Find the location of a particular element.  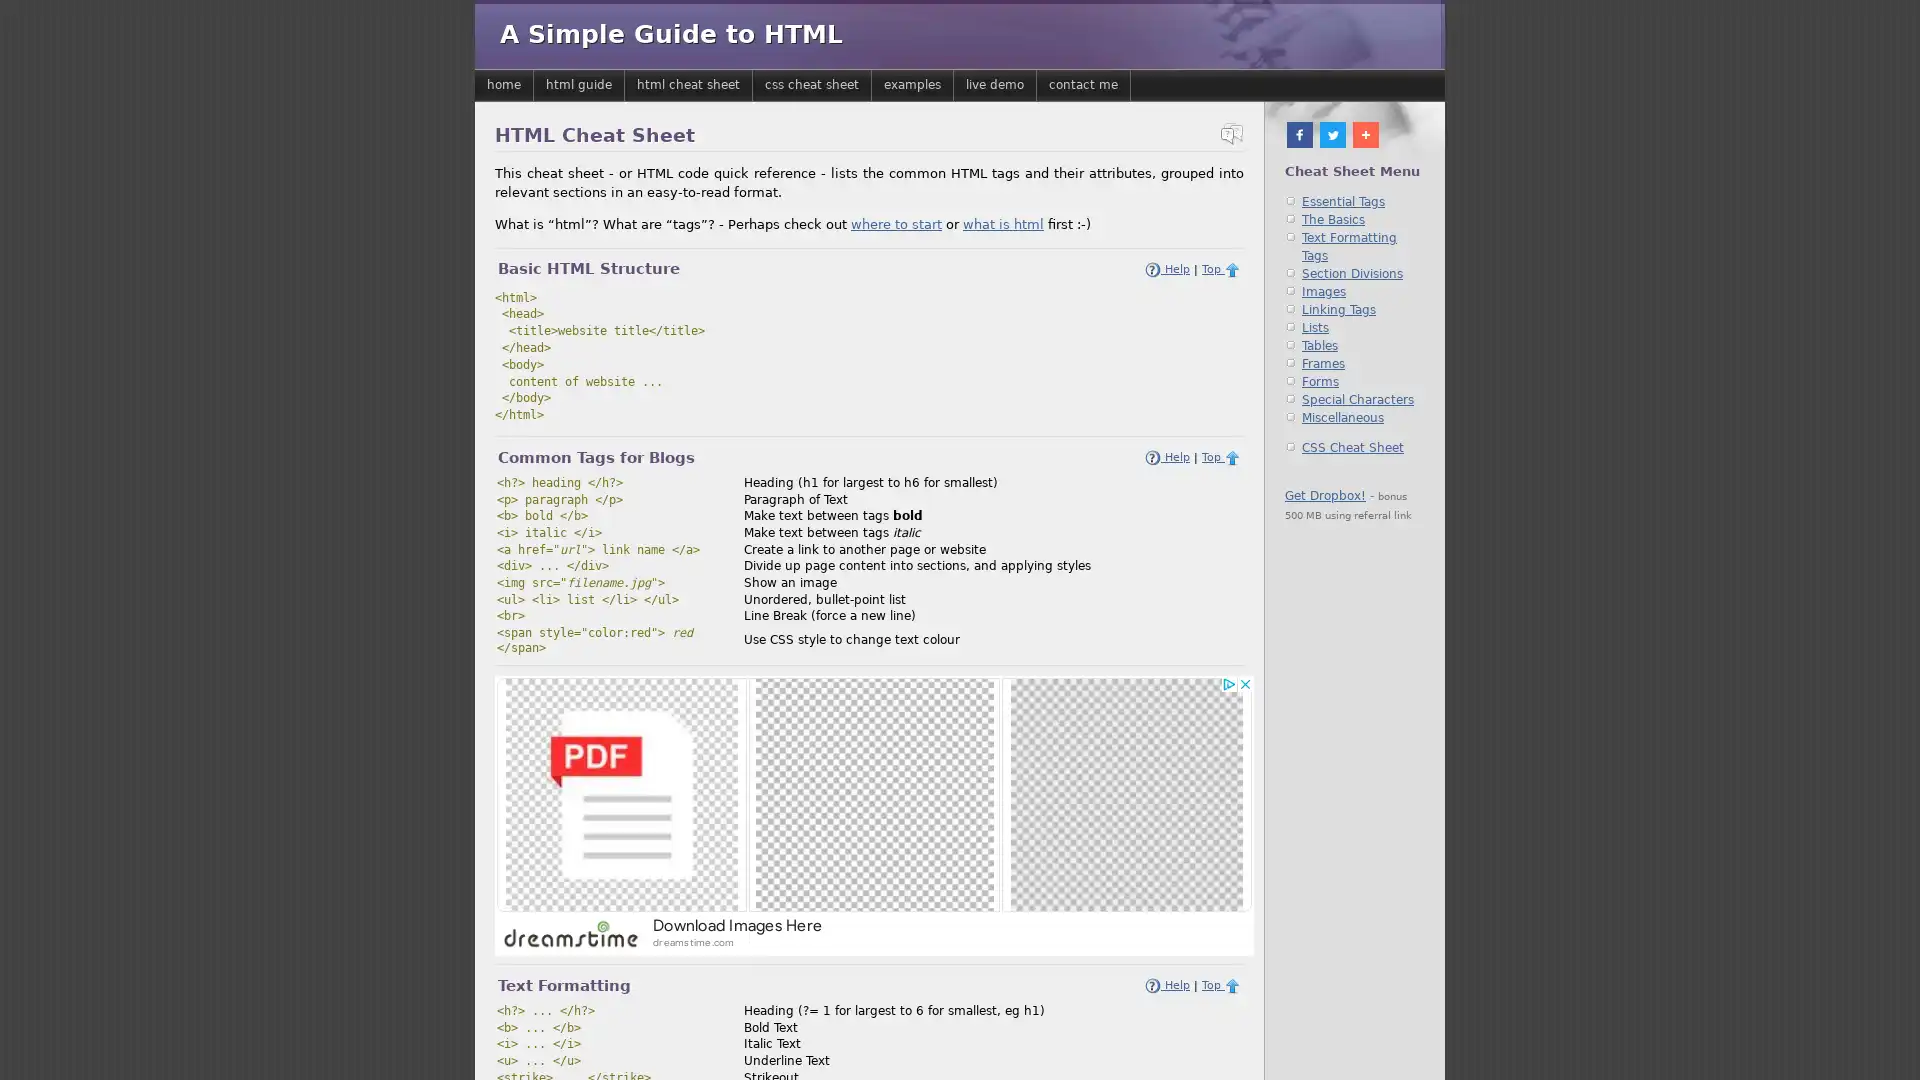

Share to Facebook is located at coordinates (1300, 134).